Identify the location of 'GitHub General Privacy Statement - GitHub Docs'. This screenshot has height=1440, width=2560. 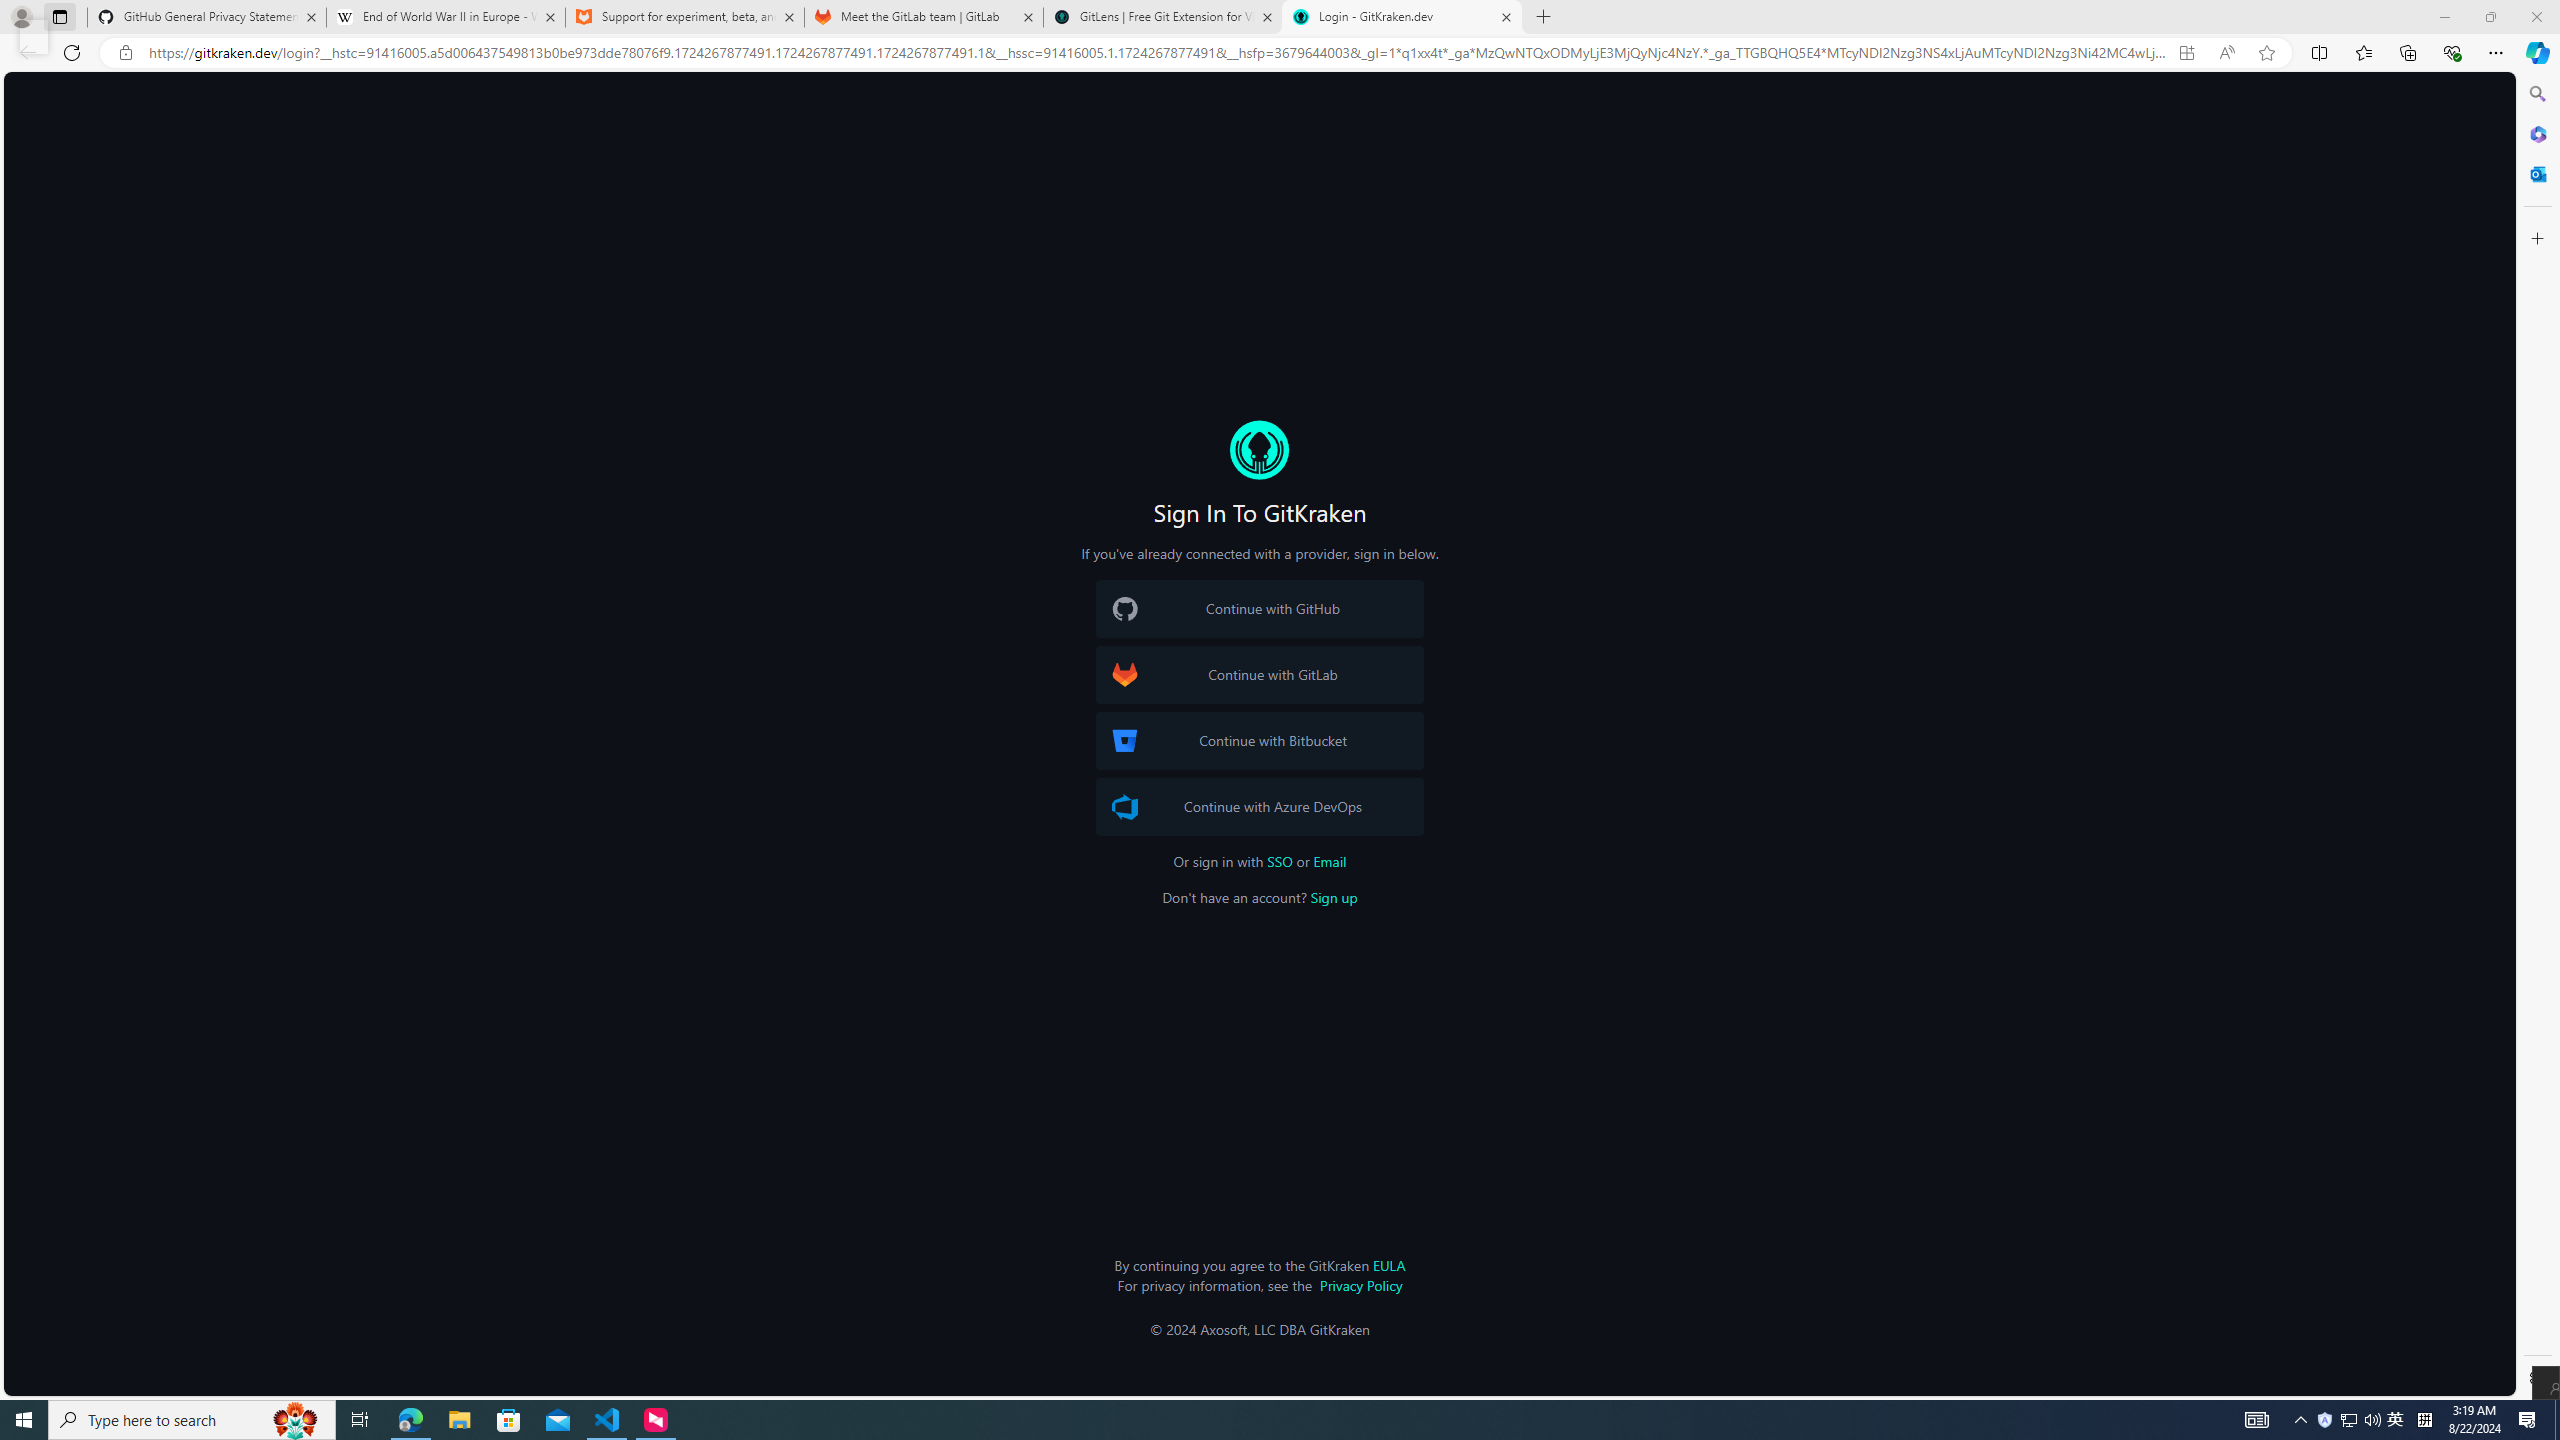
(207, 16).